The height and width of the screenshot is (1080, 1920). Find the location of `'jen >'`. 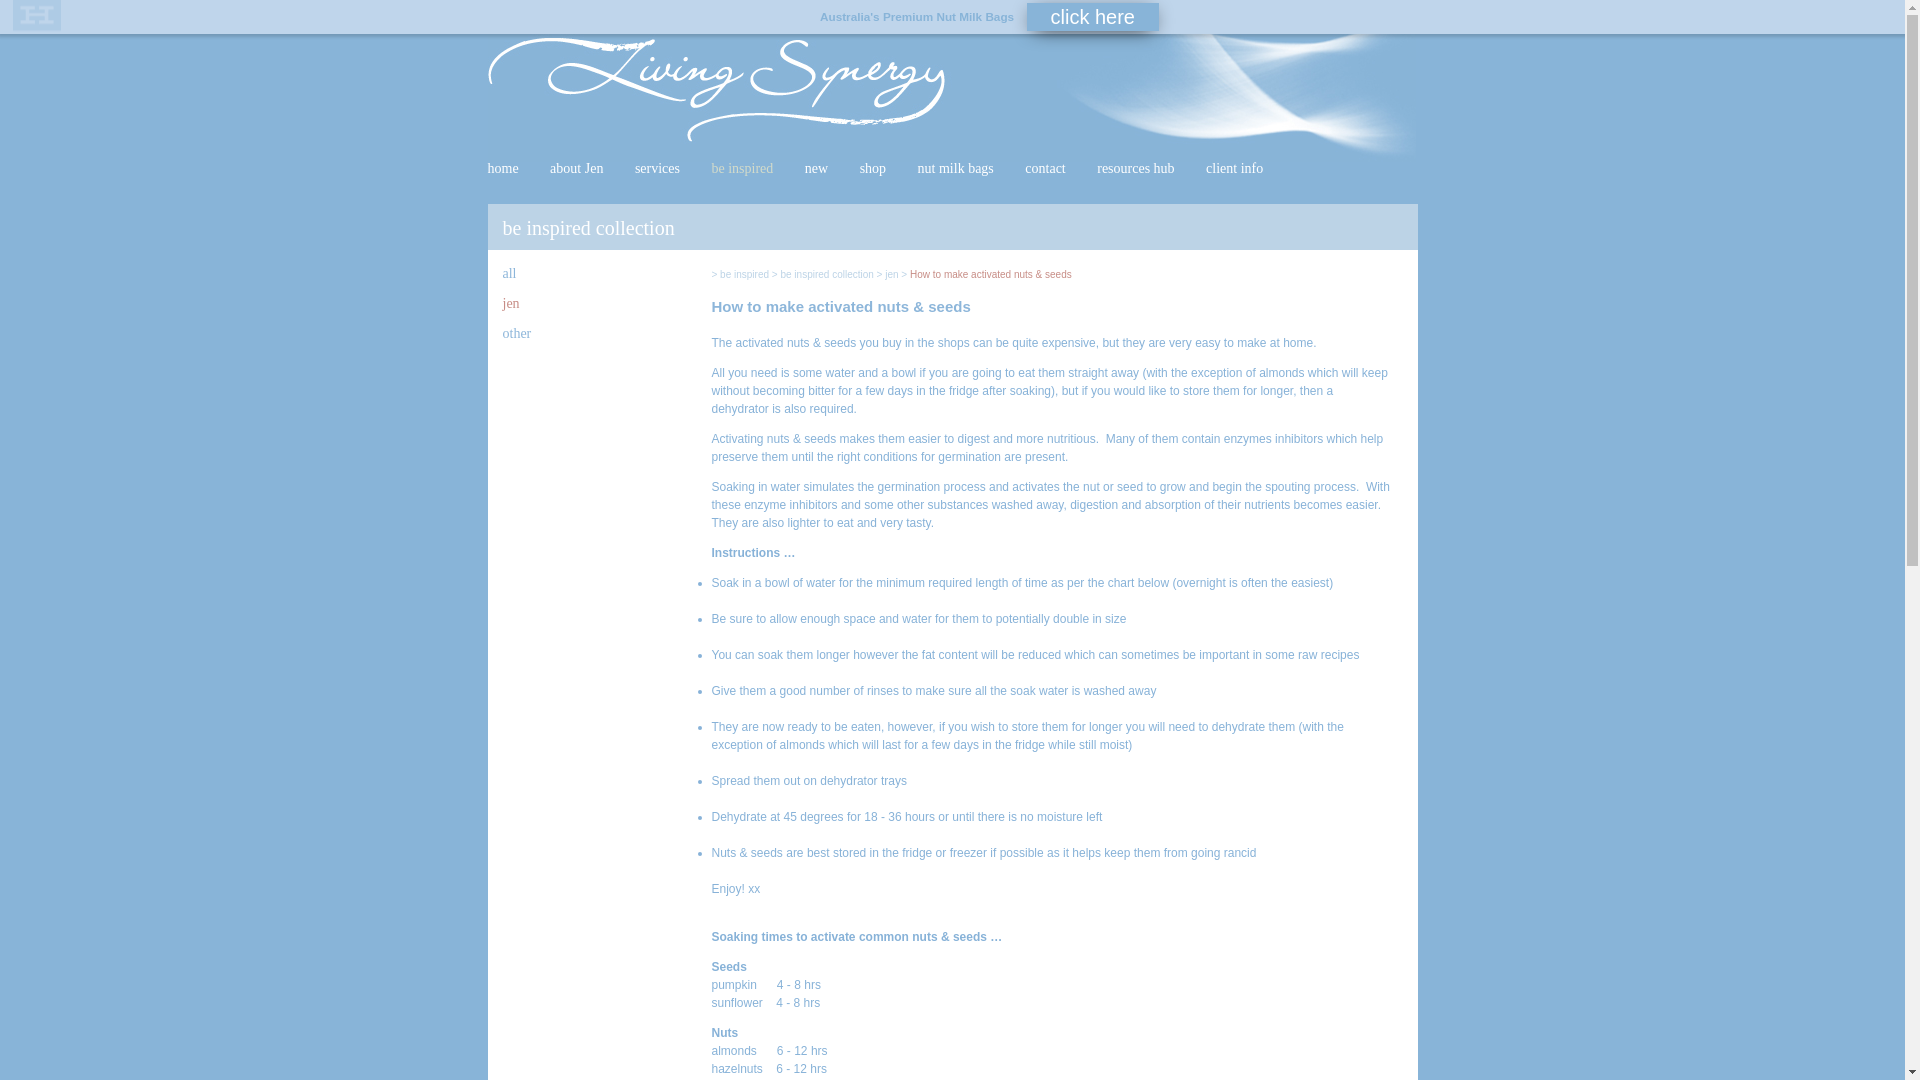

'jen >' is located at coordinates (895, 274).